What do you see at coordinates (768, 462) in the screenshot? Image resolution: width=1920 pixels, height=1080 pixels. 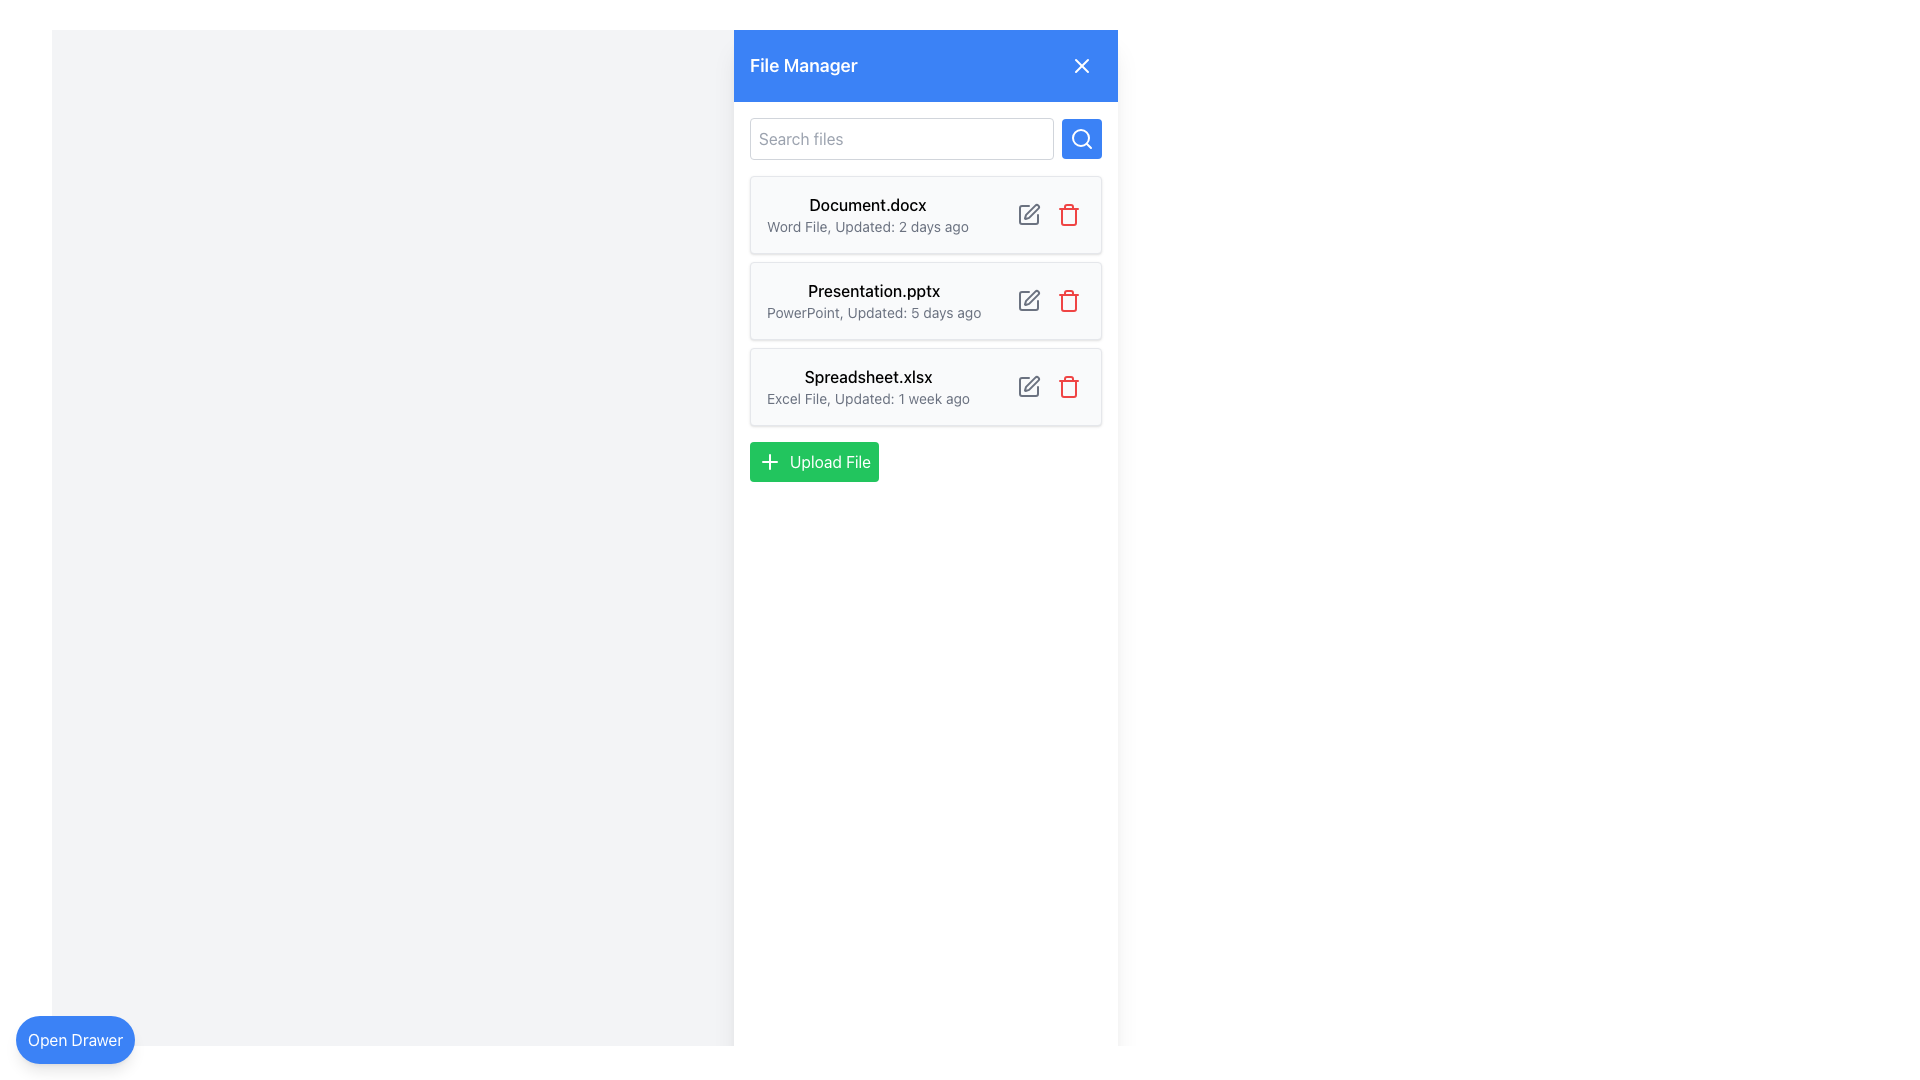 I see `the green circular icon with a white '+' symbol located within the 'Upload File' button` at bounding box center [768, 462].